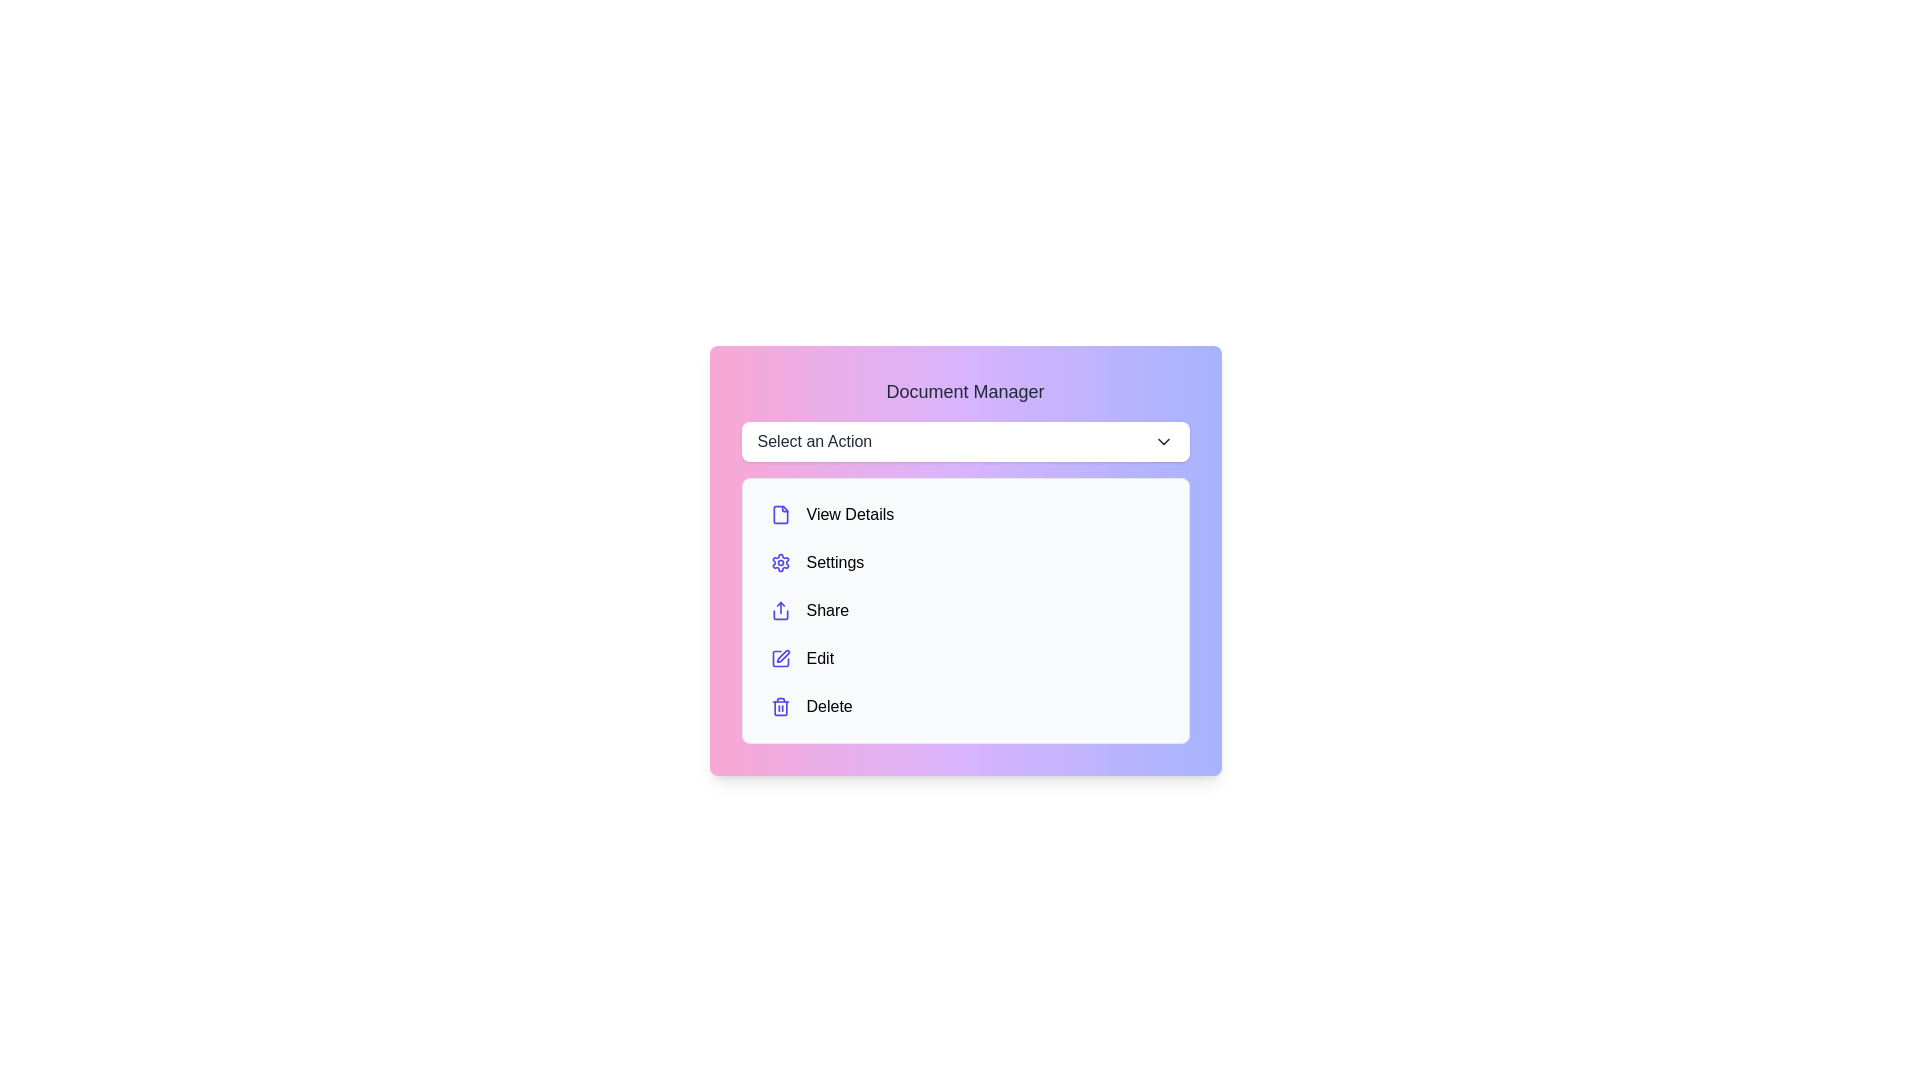 The height and width of the screenshot is (1080, 1920). What do you see at coordinates (827, 609) in the screenshot?
I see `the 'Share' text label, which is the third item in the dropdown menu located centrally in the interface, displayed in black against a light background` at bounding box center [827, 609].